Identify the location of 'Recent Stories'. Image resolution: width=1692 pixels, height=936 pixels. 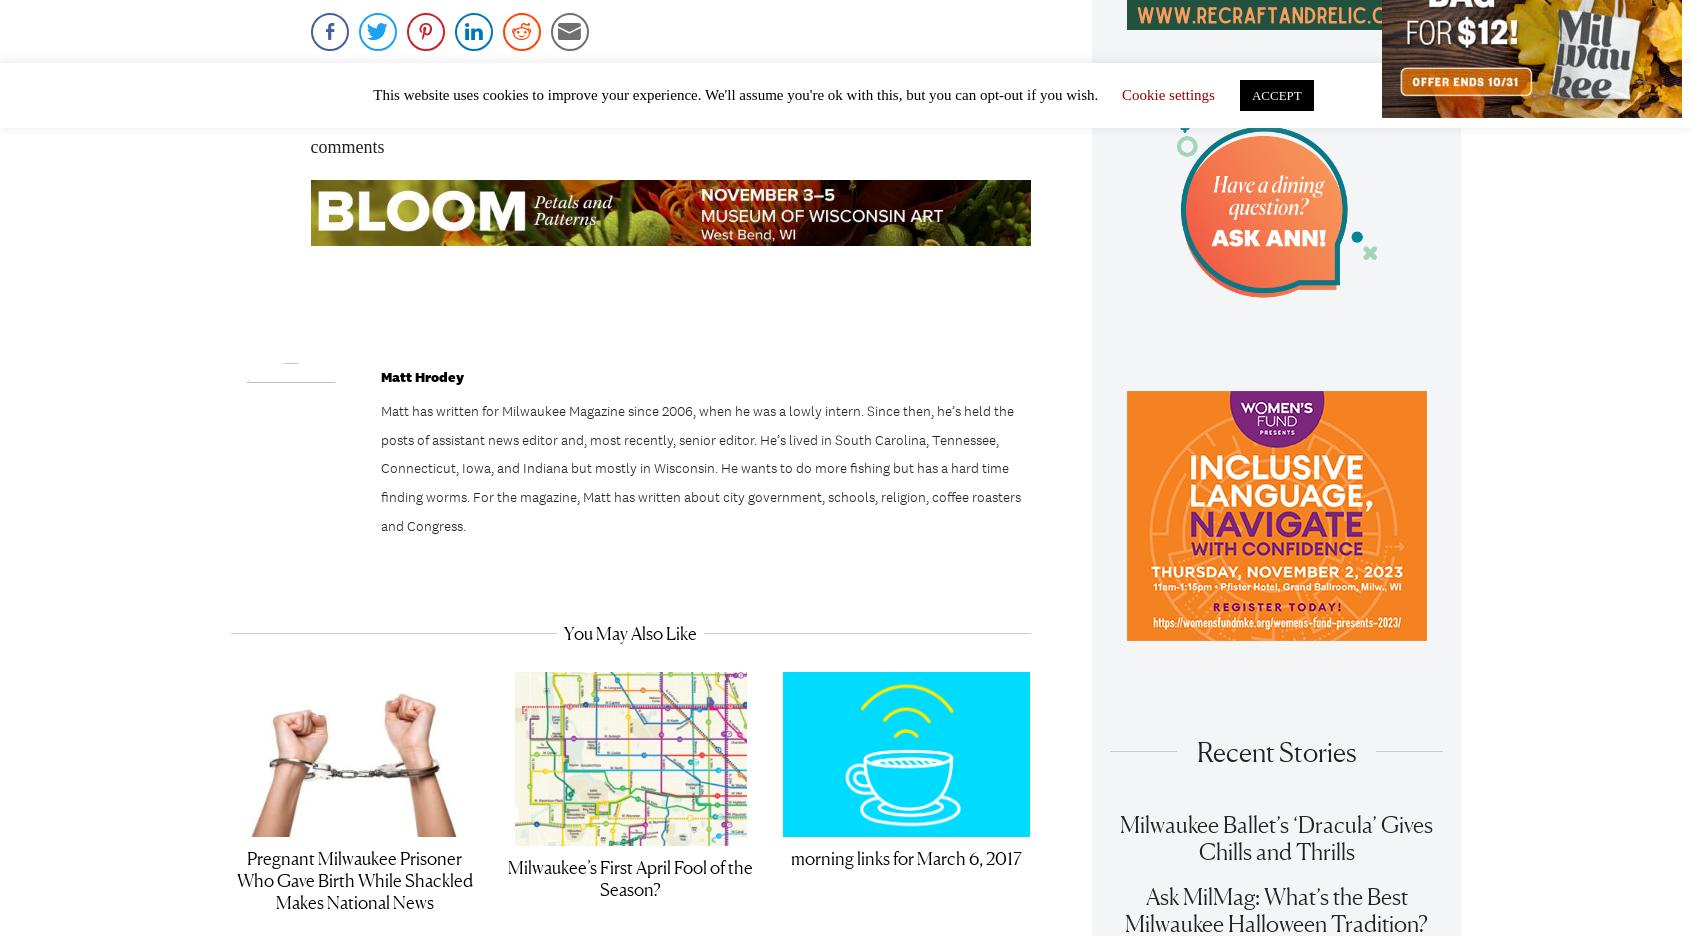
(1275, 760).